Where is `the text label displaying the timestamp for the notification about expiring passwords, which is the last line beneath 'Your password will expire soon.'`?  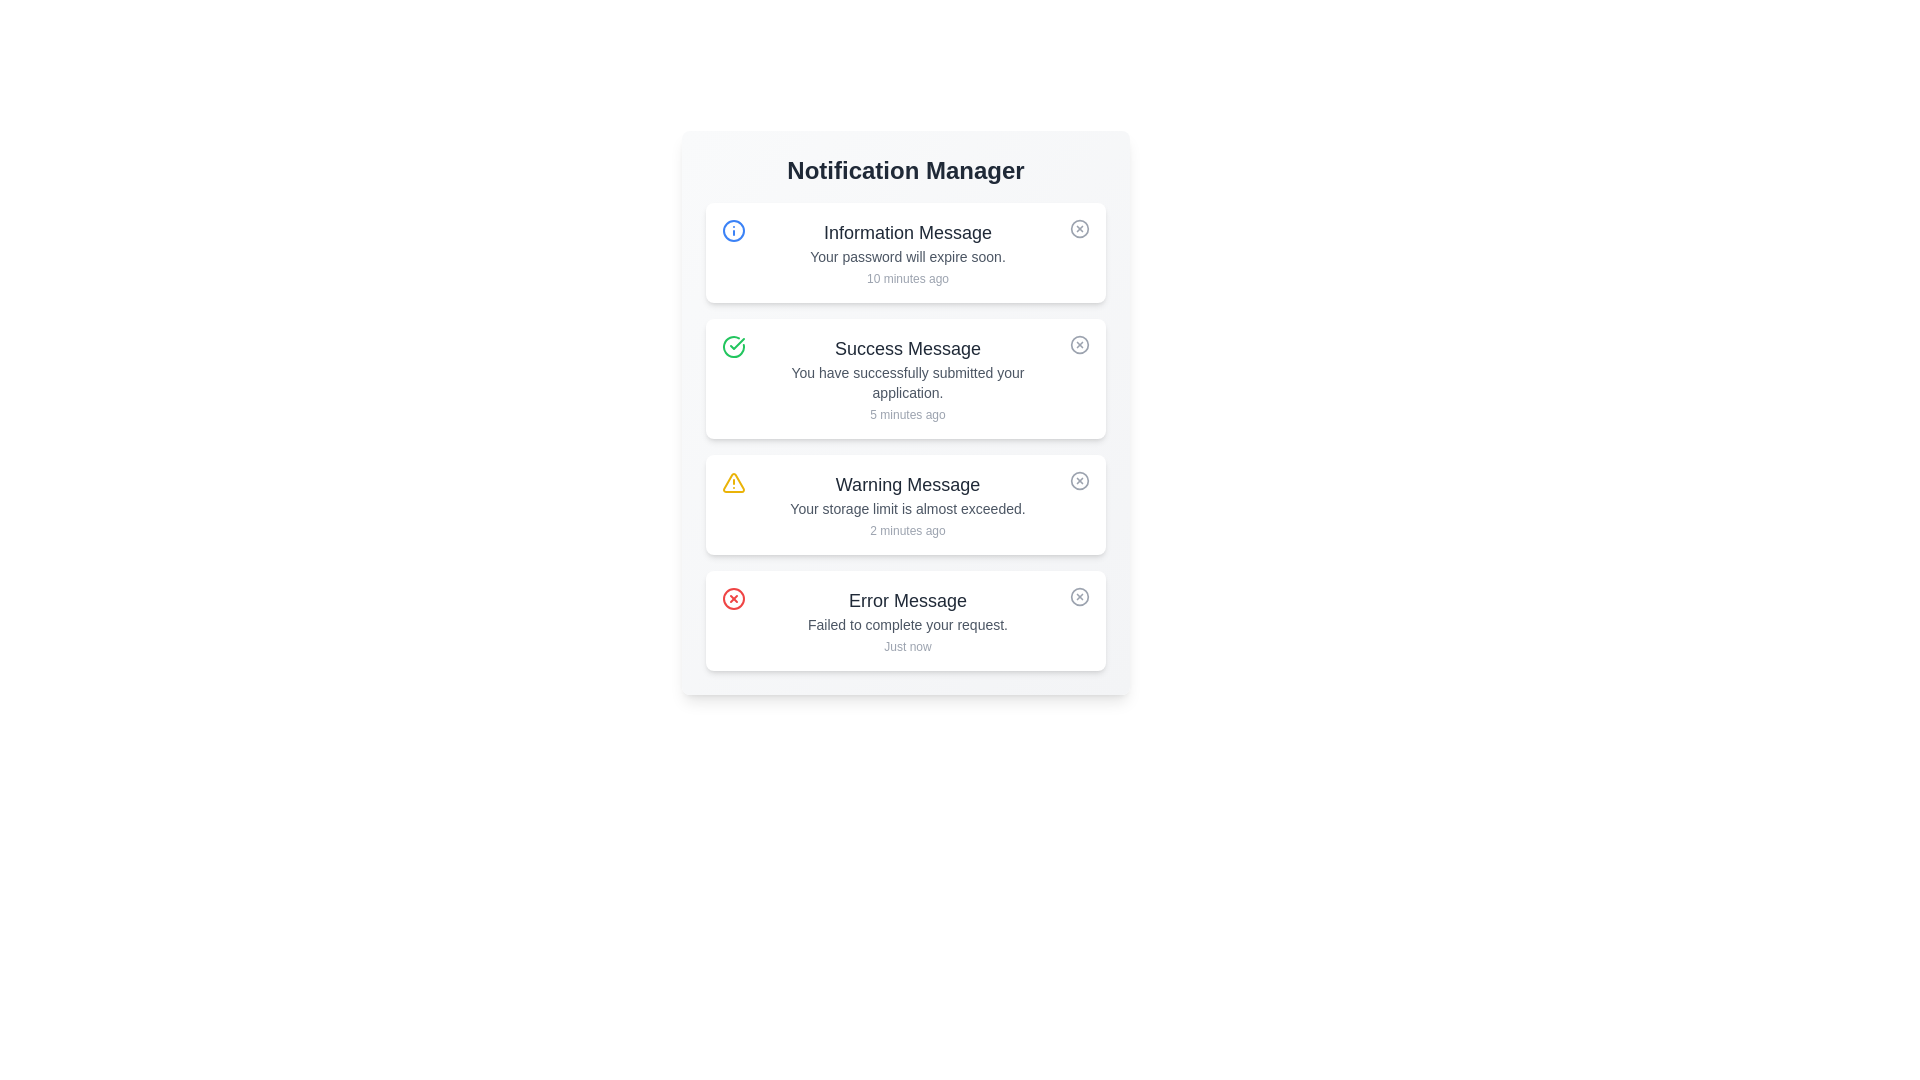 the text label displaying the timestamp for the notification about expiring passwords, which is the last line beneath 'Your password will expire soon.' is located at coordinates (906, 278).